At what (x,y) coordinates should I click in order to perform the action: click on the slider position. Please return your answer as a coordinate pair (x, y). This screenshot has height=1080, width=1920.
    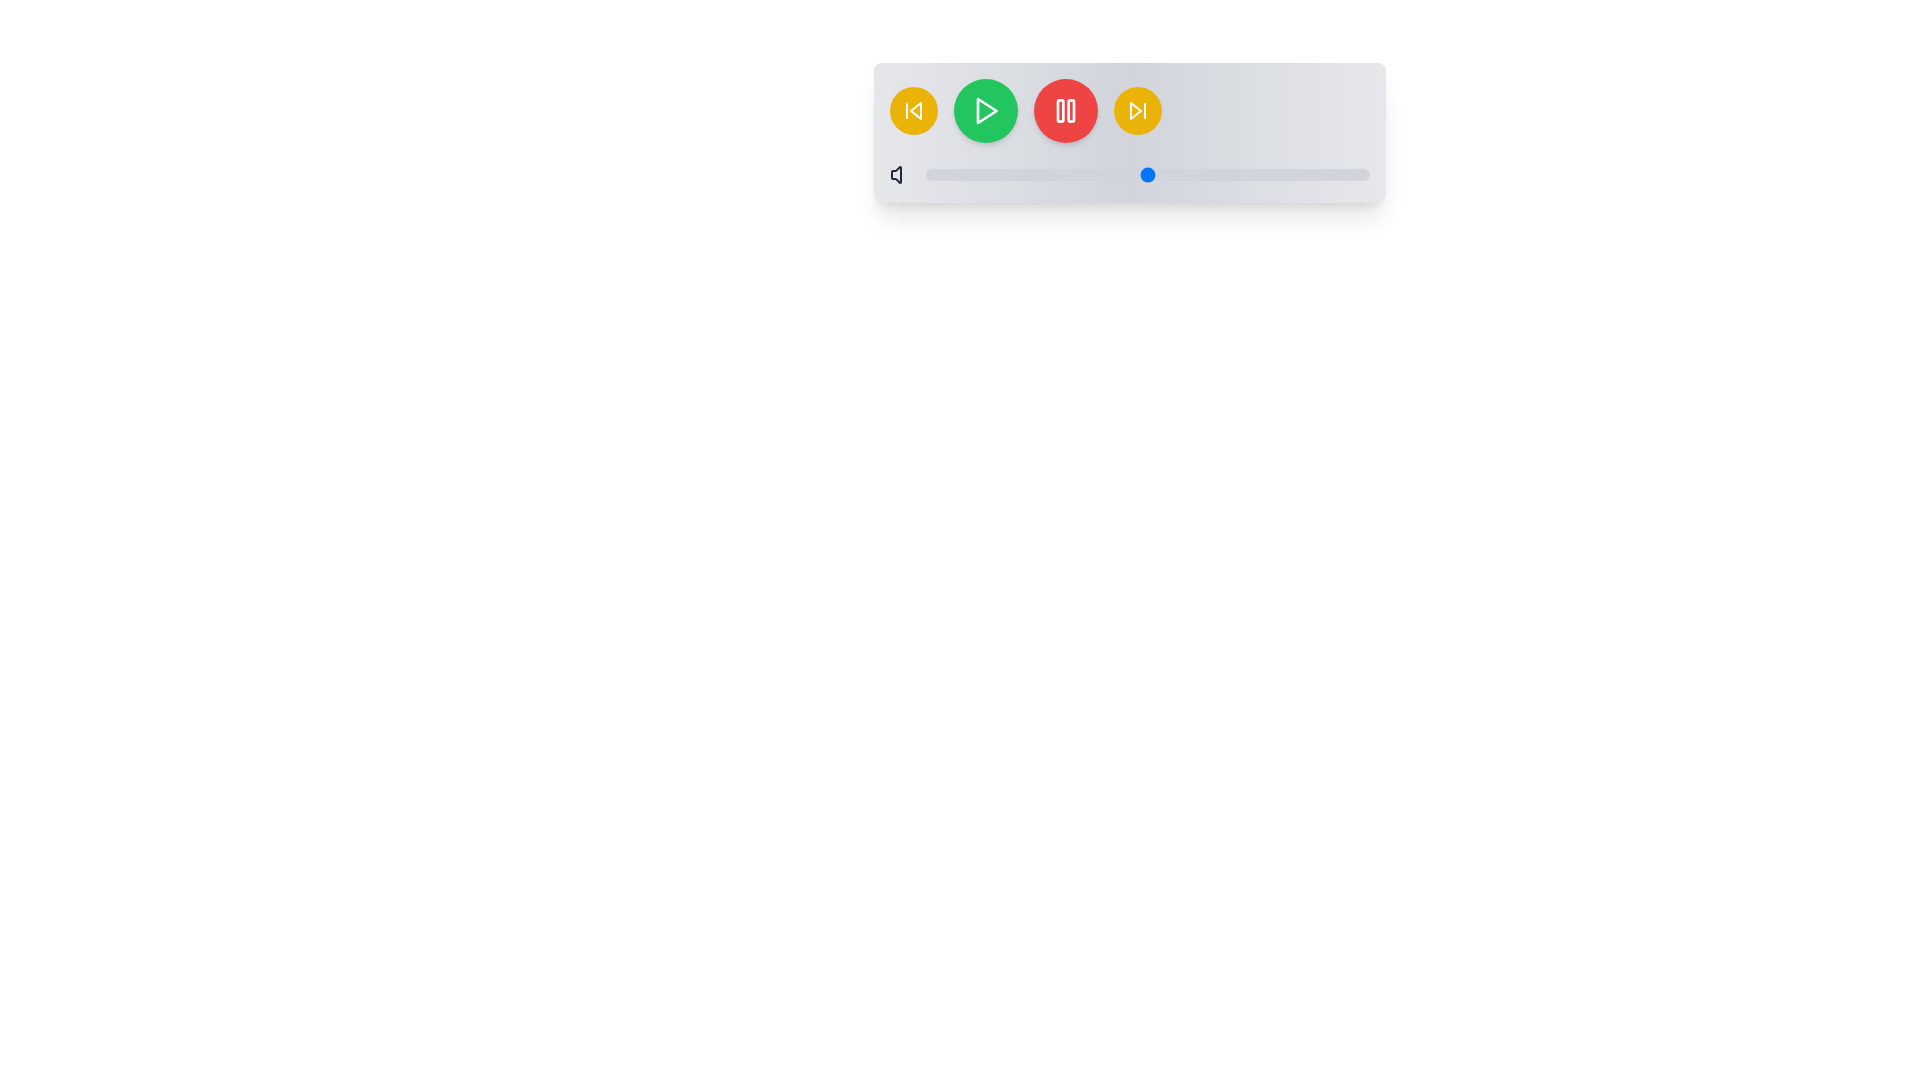
    Looking at the image, I should click on (992, 173).